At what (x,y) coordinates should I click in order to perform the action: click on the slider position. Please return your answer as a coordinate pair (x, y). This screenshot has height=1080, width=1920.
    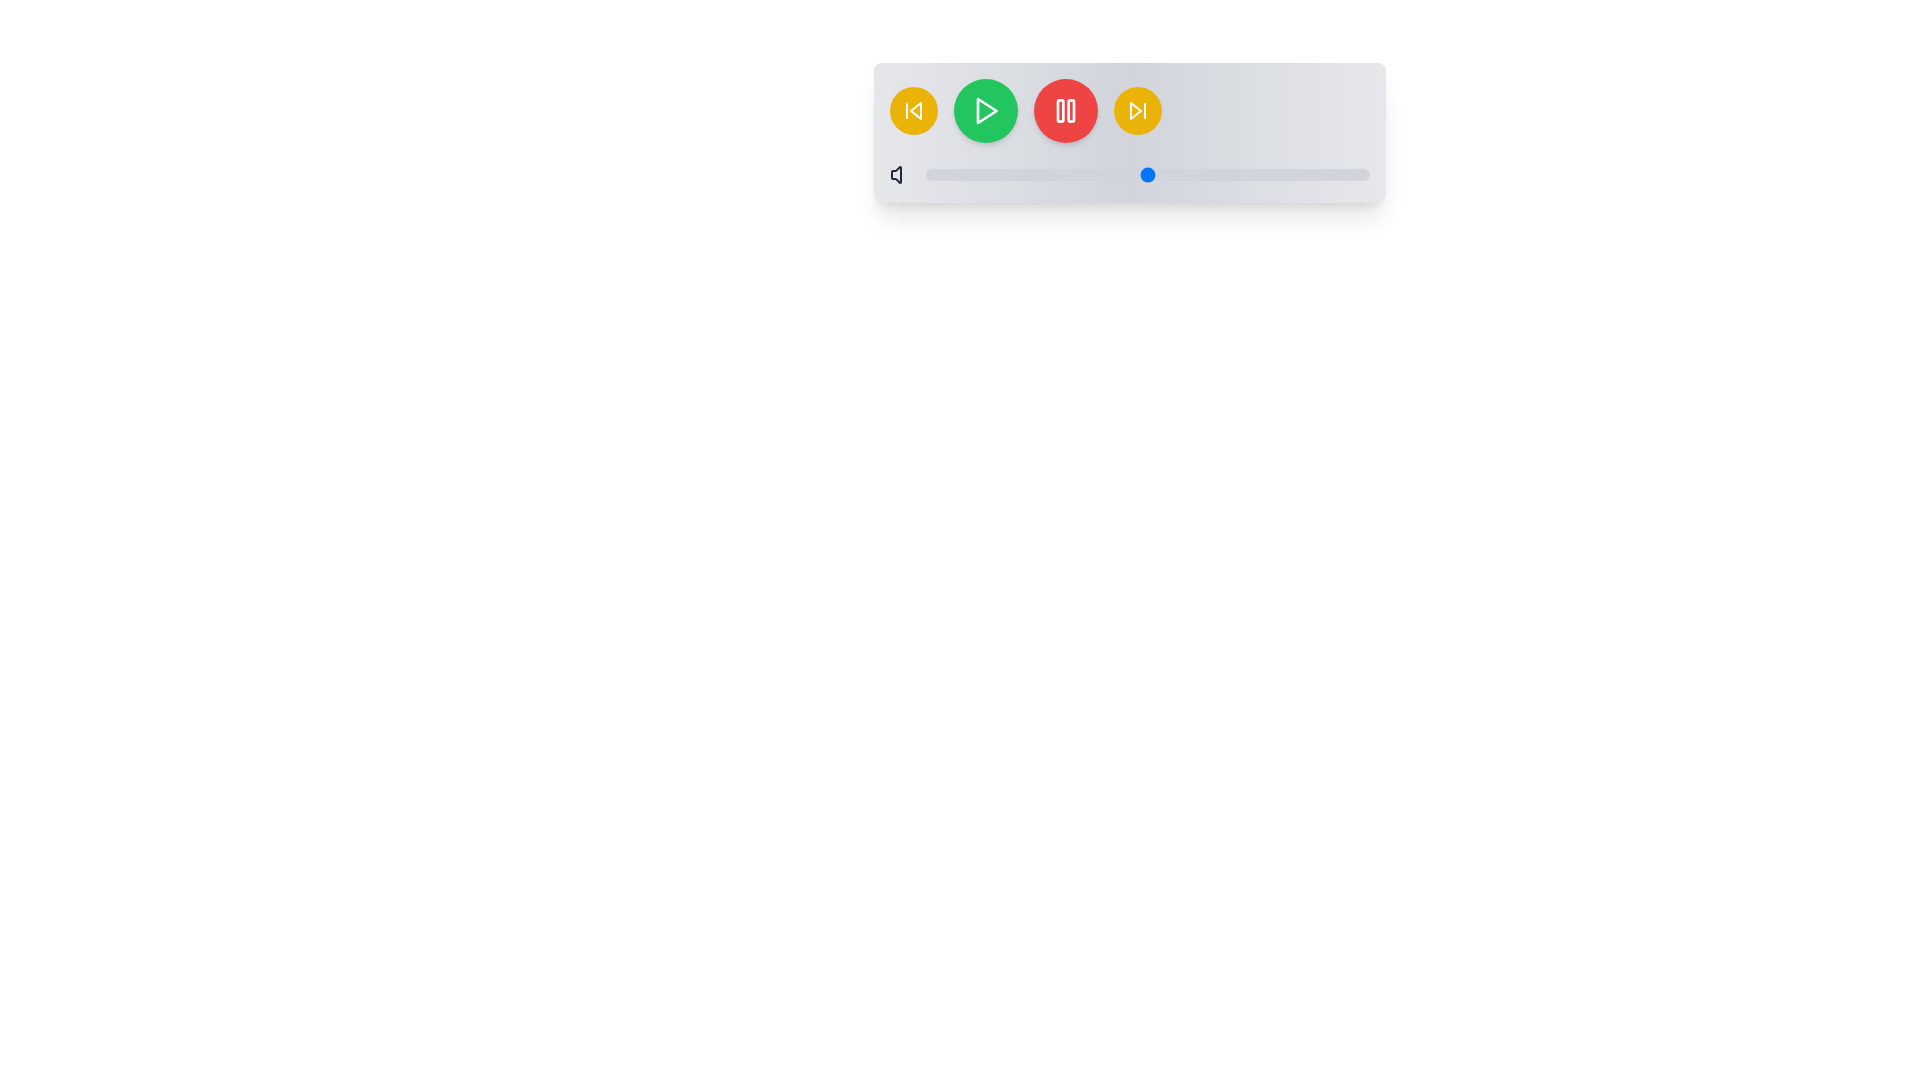
    Looking at the image, I should click on (992, 173).